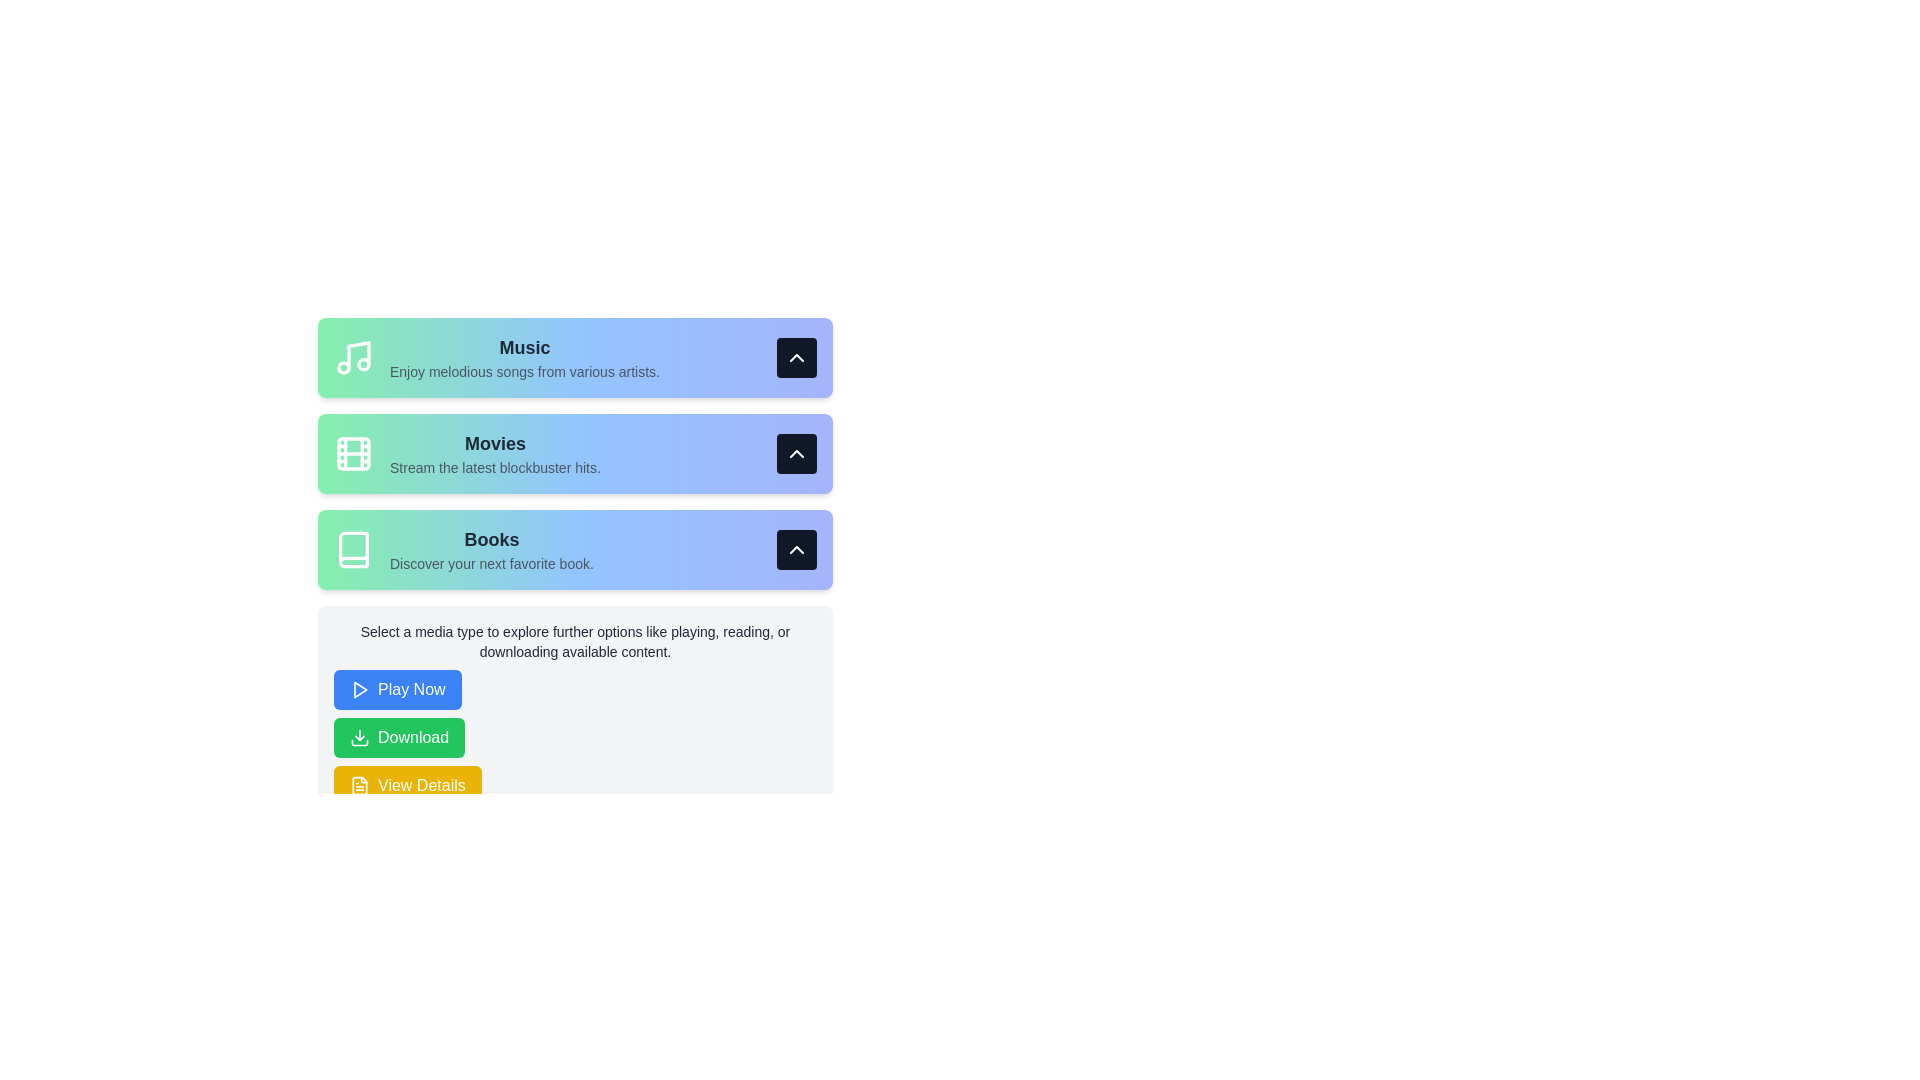 The image size is (1920, 1080). What do you see at coordinates (466, 454) in the screenshot?
I see `the Information card located in the second position of the vertically stacked list of cards, situated below the 'Music' card and above the 'Books' card` at bounding box center [466, 454].